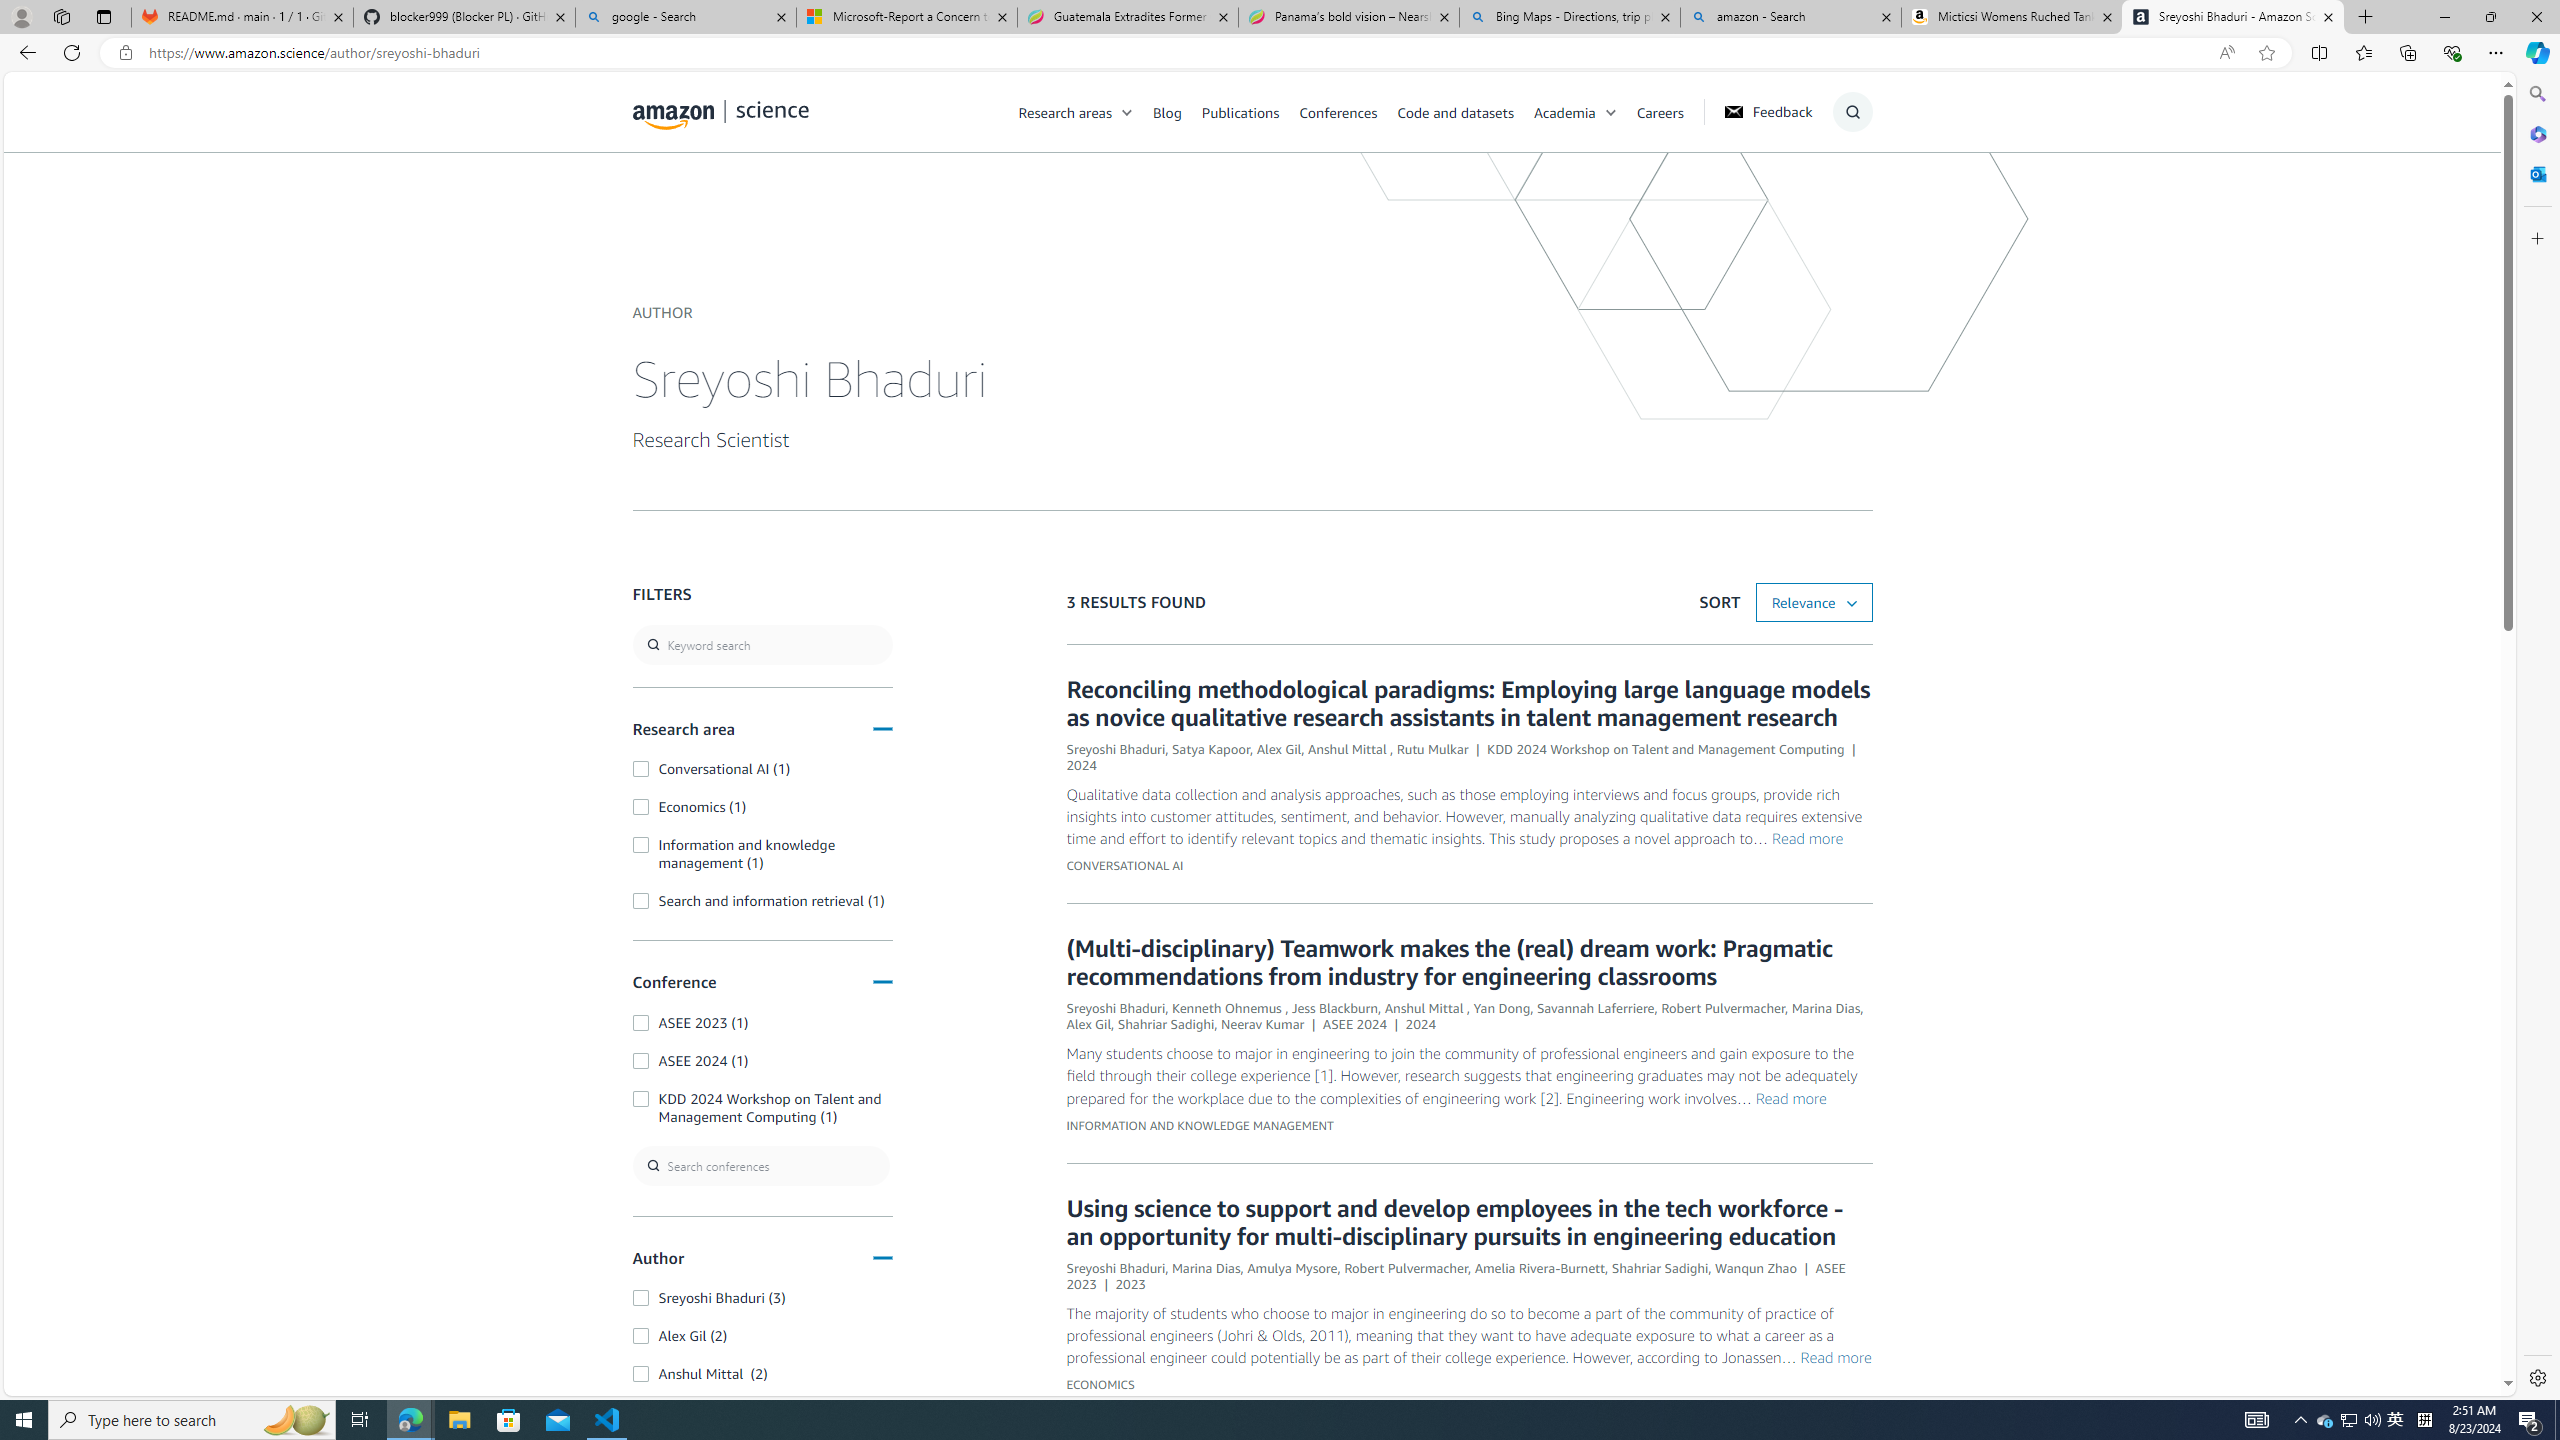 This screenshot has height=1440, width=2560. What do you see at coordinates (1564, 111) in the screenshot?
I see `'Academia'` at bounding box center [1564, 111].